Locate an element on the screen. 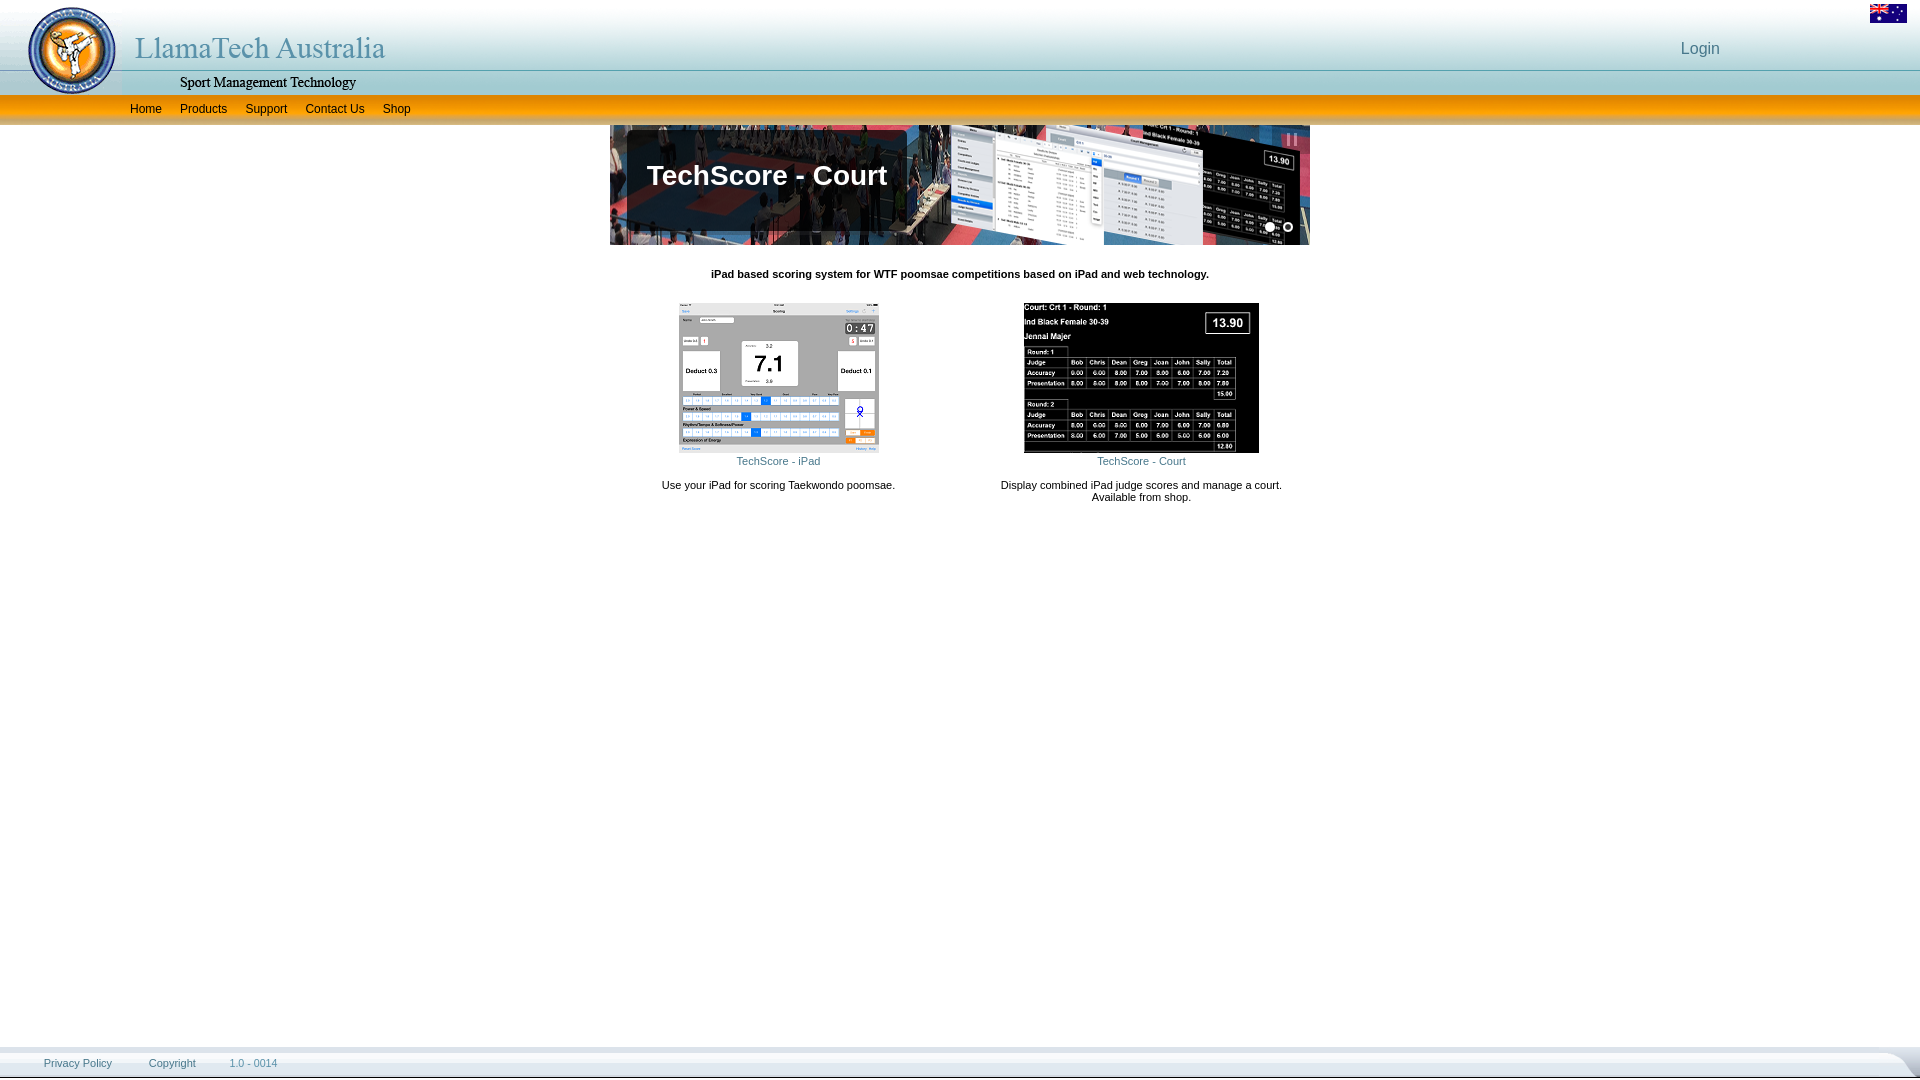 The height and width of the screenshot is (1080, 1920). 'Copyright' is located at coordinates (172, 1062).